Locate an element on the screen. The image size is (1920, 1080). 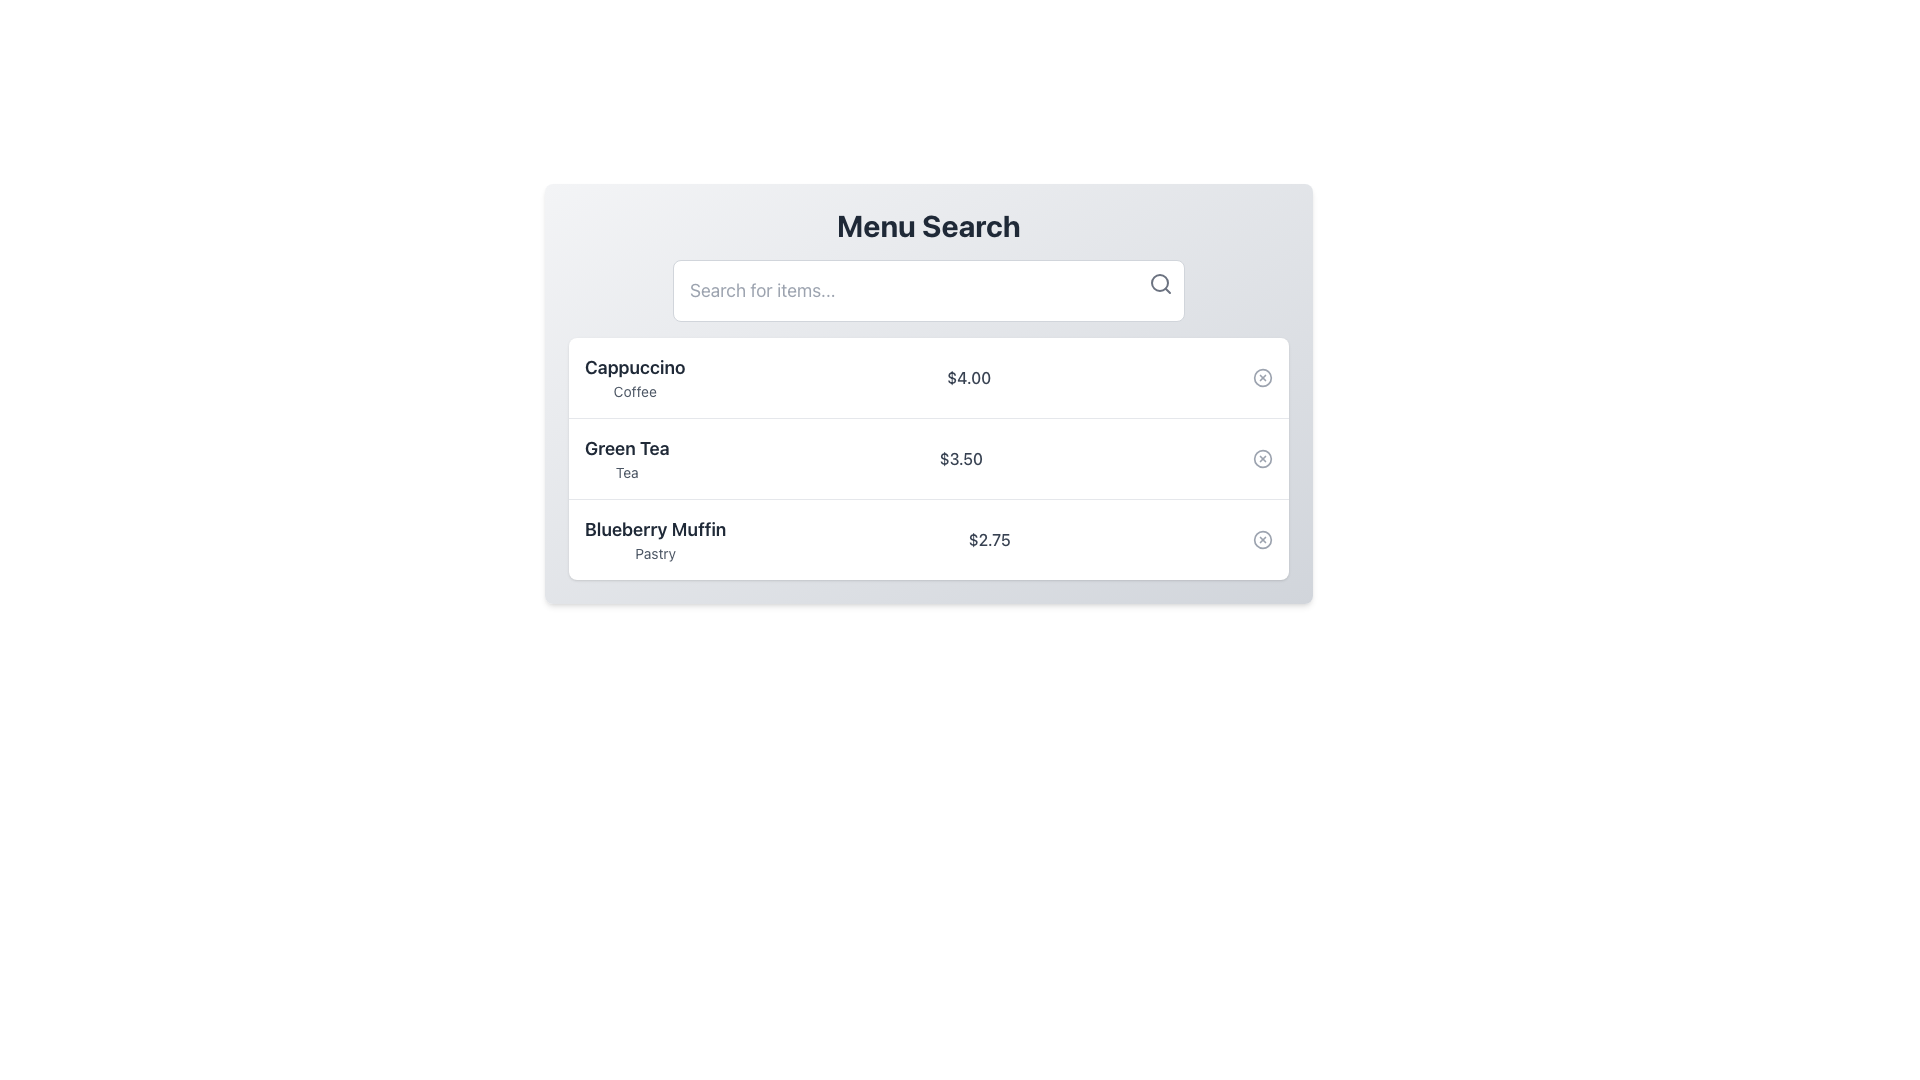
the button located in the top-right corner of the first row of the menu list is located at coordinates (1261, 378).